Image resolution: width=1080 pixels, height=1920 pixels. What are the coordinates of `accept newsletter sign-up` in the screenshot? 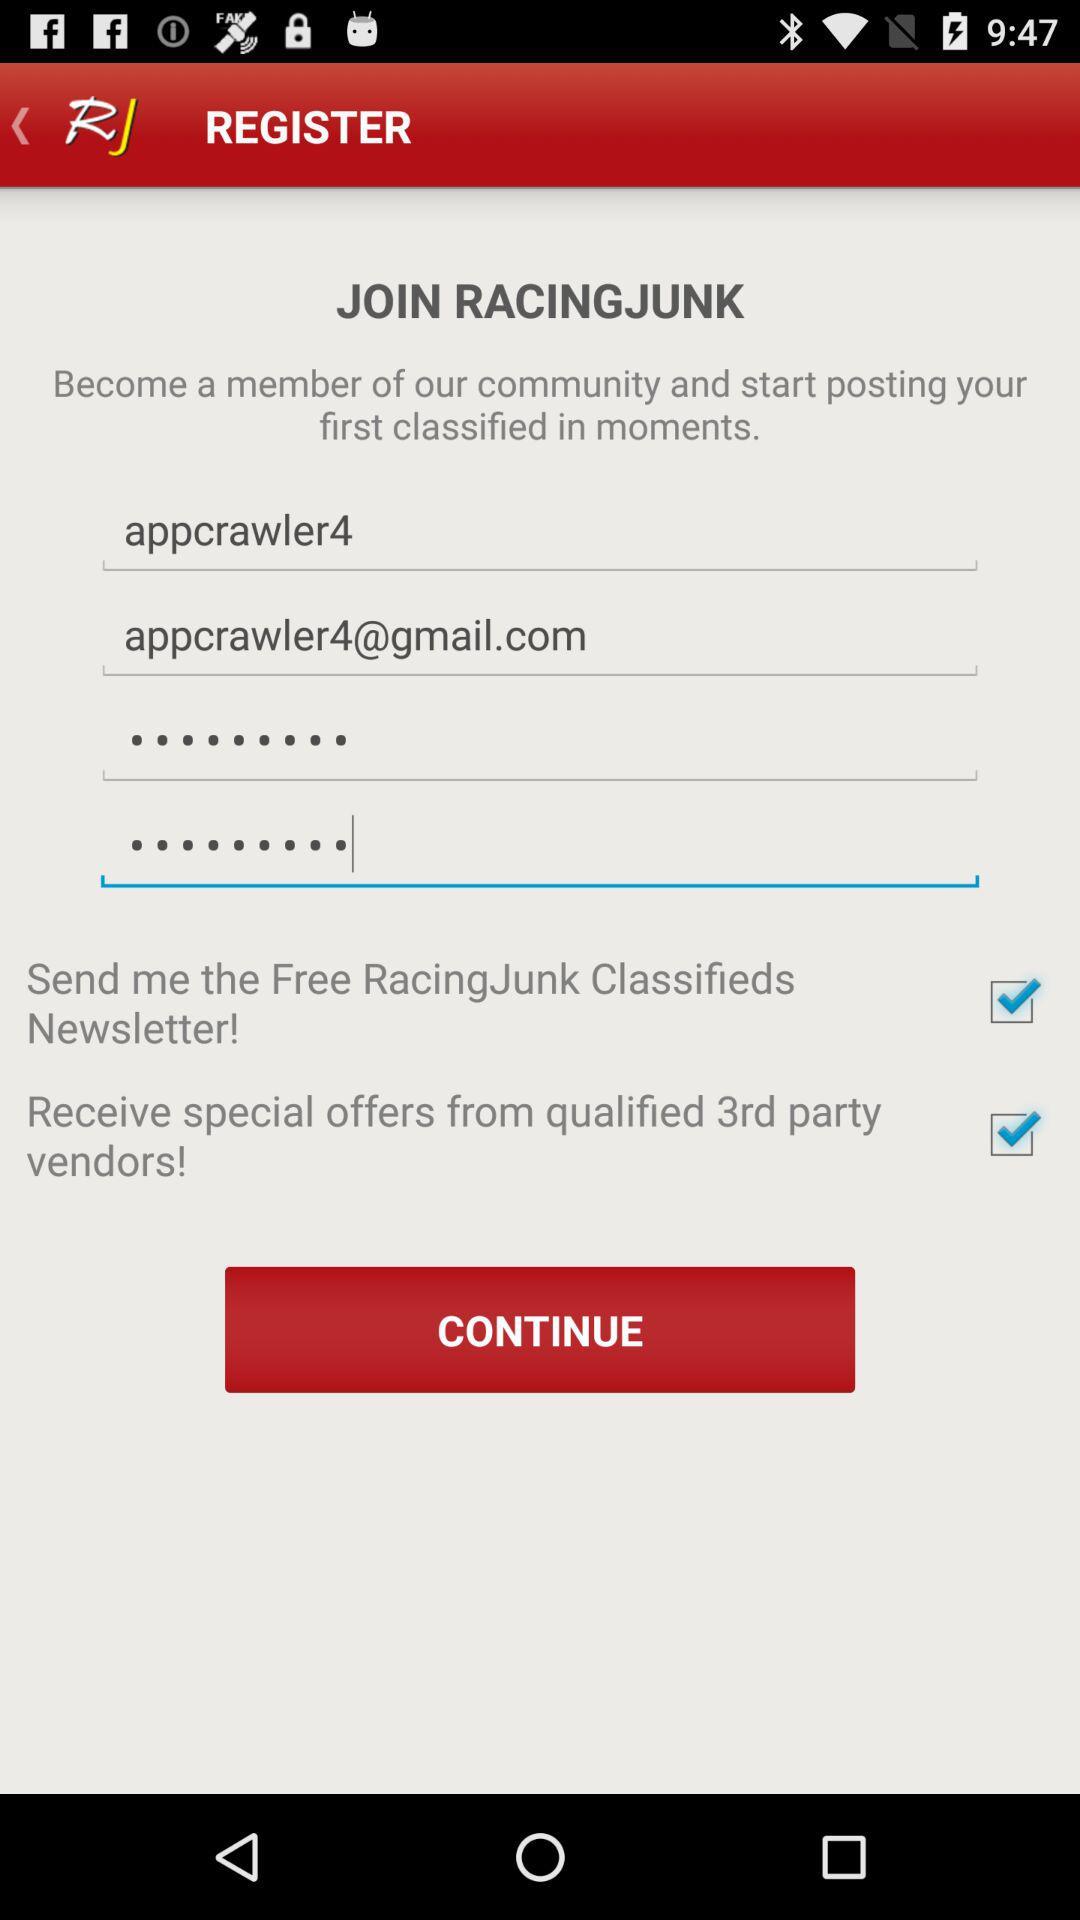 It's located at (1011, 1002).